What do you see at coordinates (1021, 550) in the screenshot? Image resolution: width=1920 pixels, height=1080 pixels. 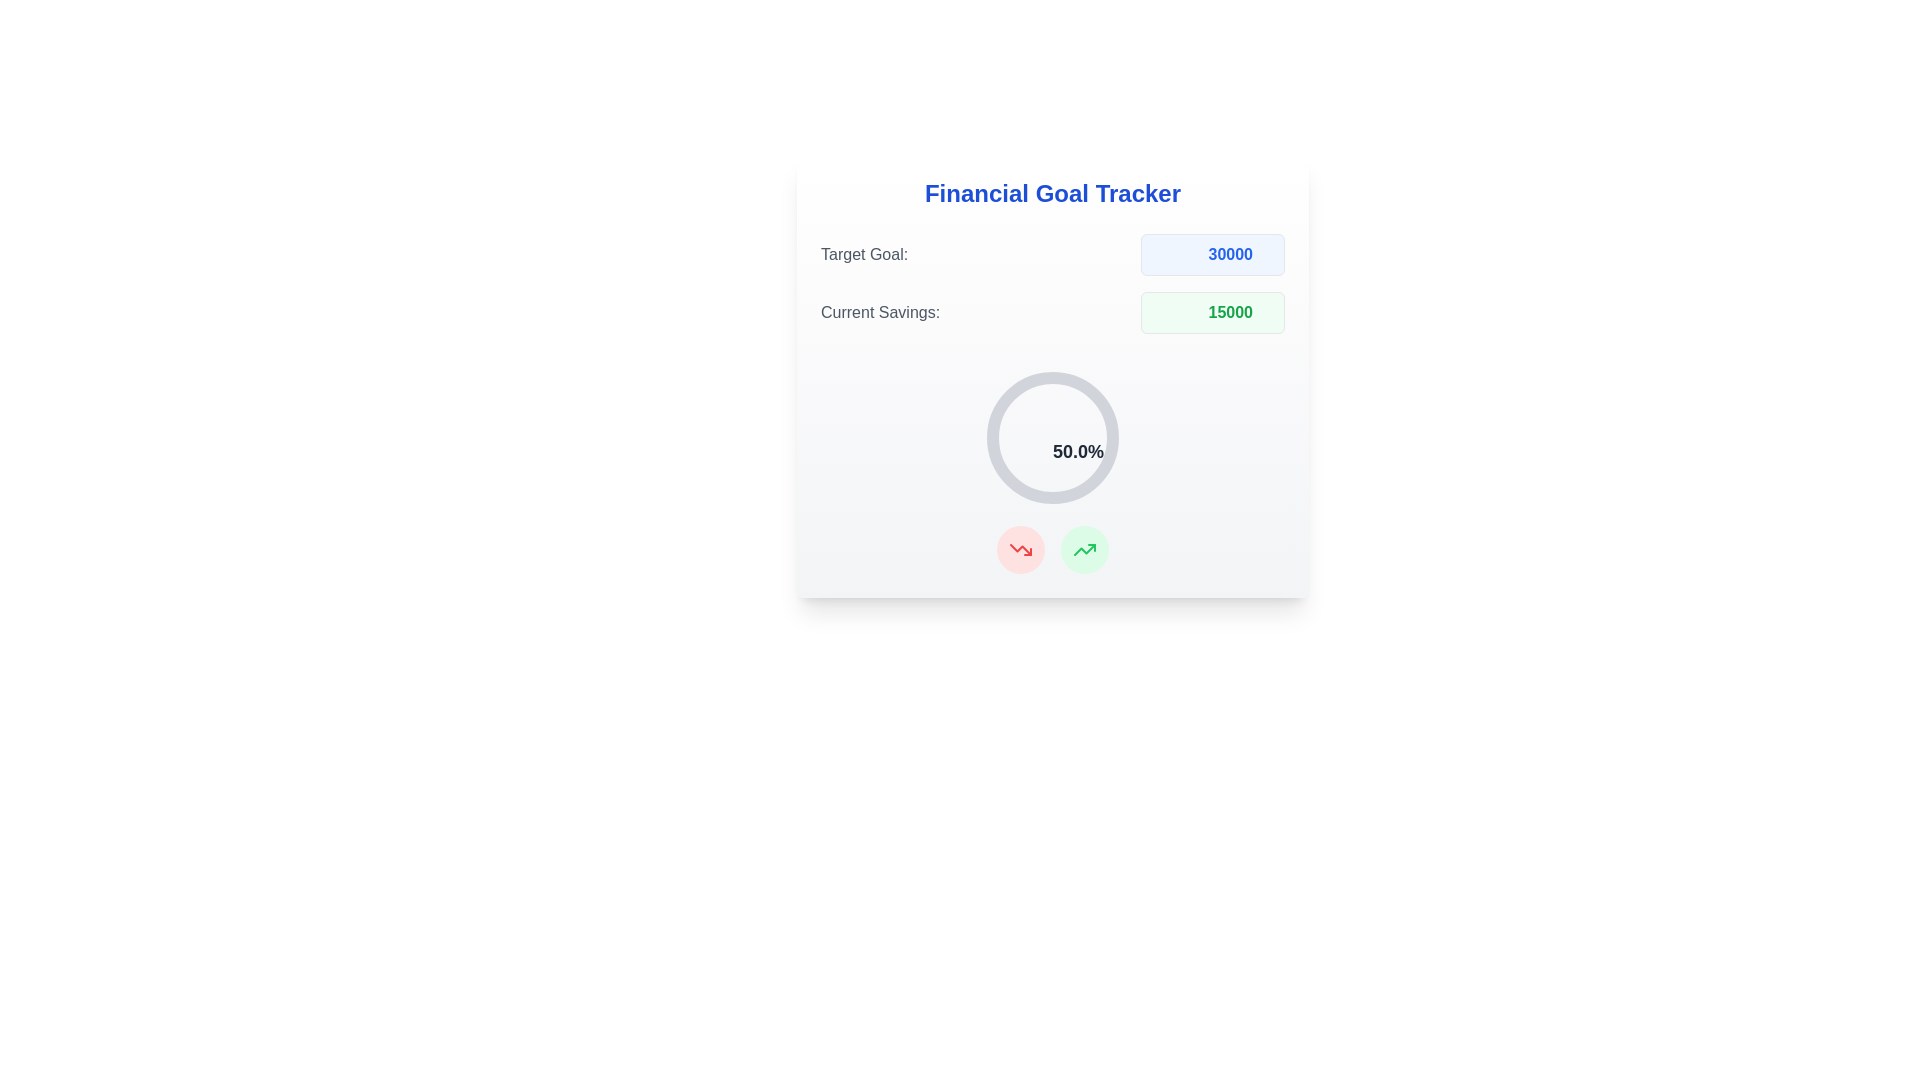 I see `the leftmost button representing a negative trend located below the circular chart` at bounding box center [1021, 550].